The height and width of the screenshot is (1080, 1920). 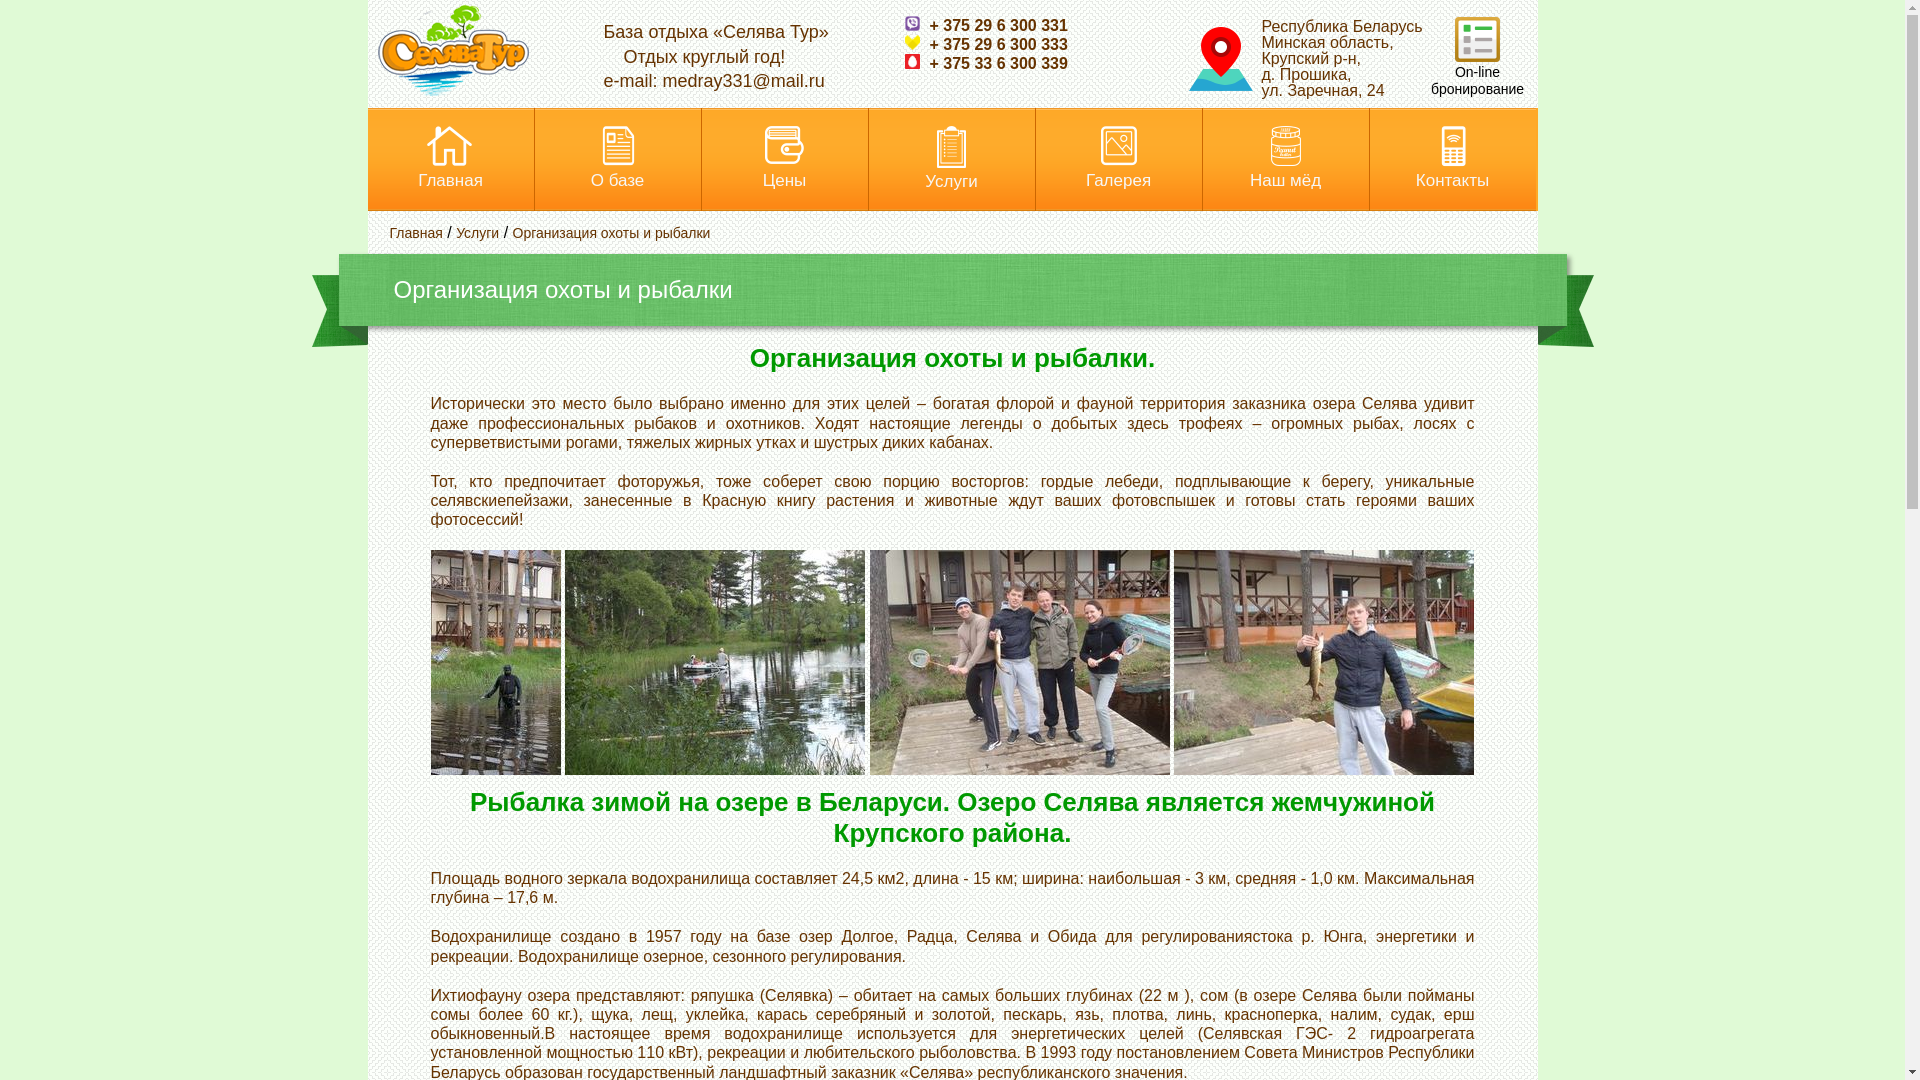 I want to click on 'medray331@mail.ru', so click(x=743, y=80).